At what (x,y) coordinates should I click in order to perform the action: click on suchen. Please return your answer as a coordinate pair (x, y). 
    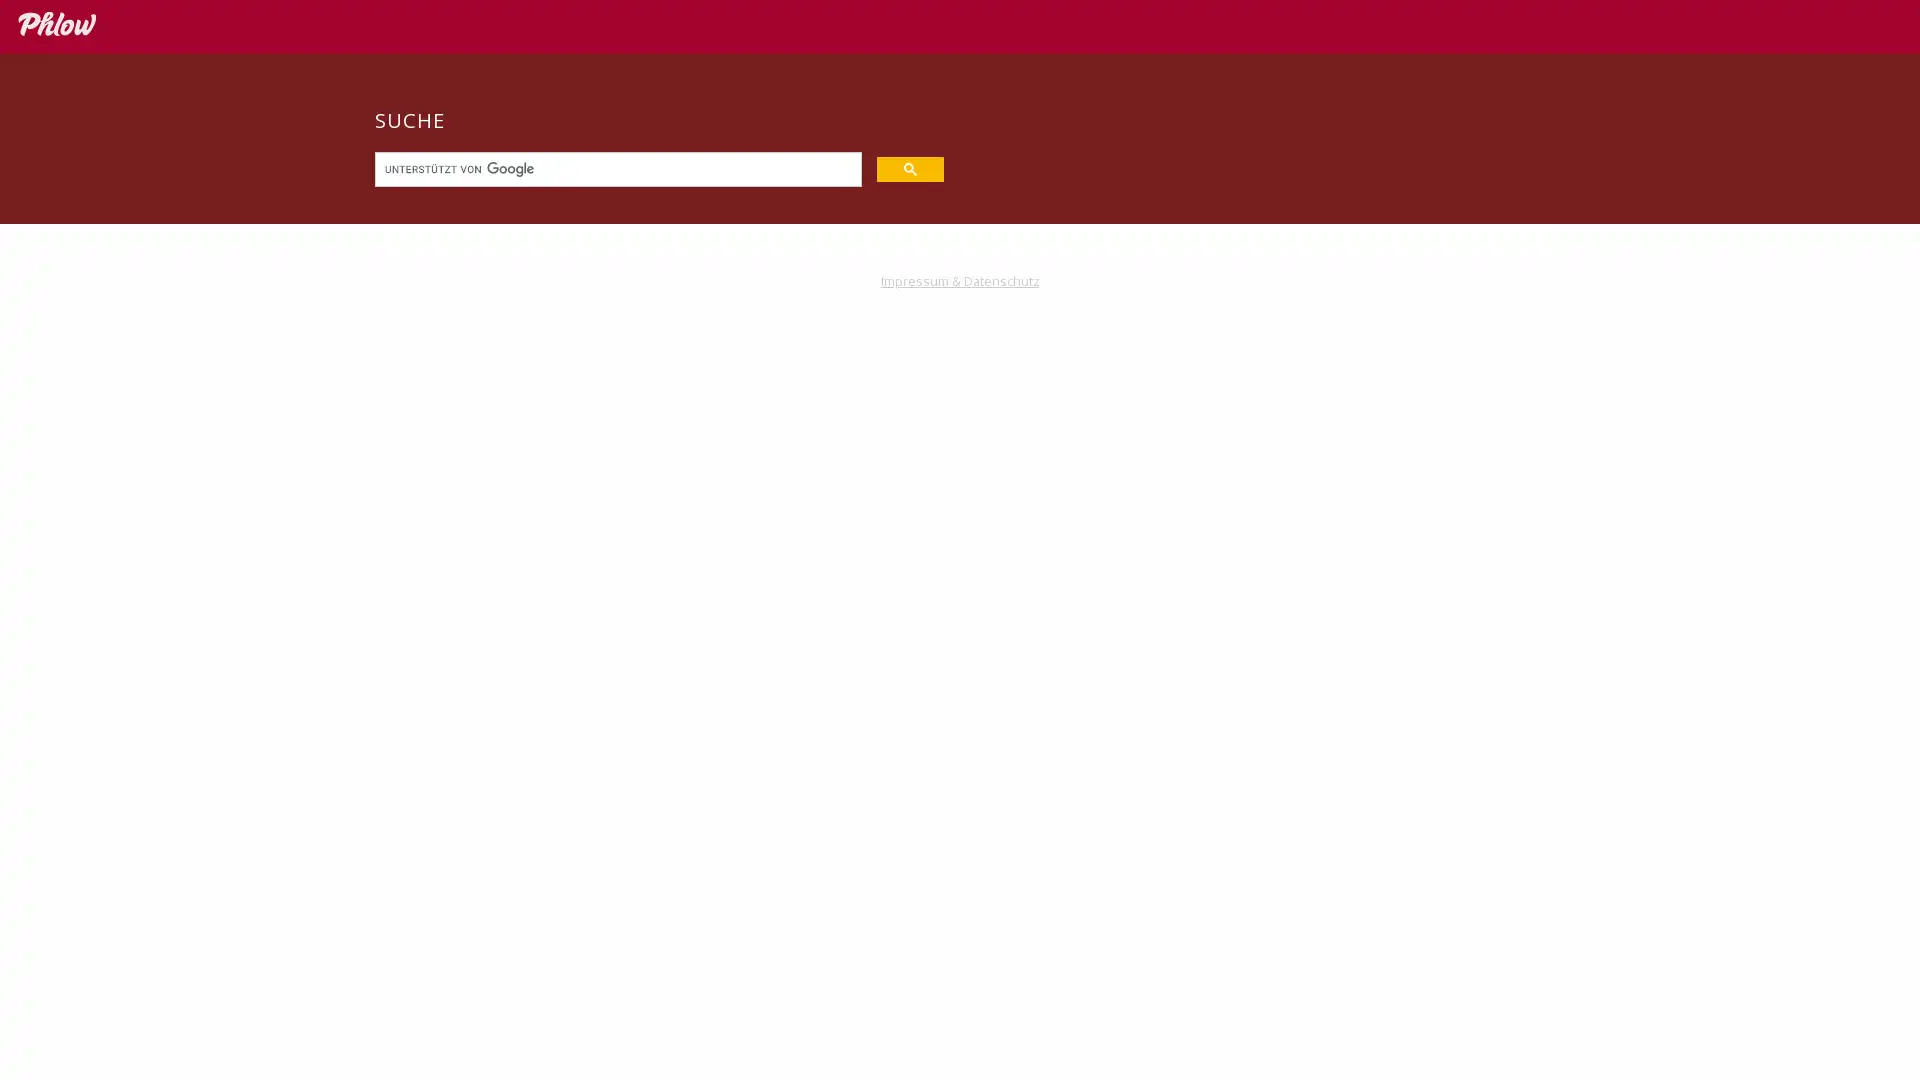
    Looking at the image, I should click on (909, 167).